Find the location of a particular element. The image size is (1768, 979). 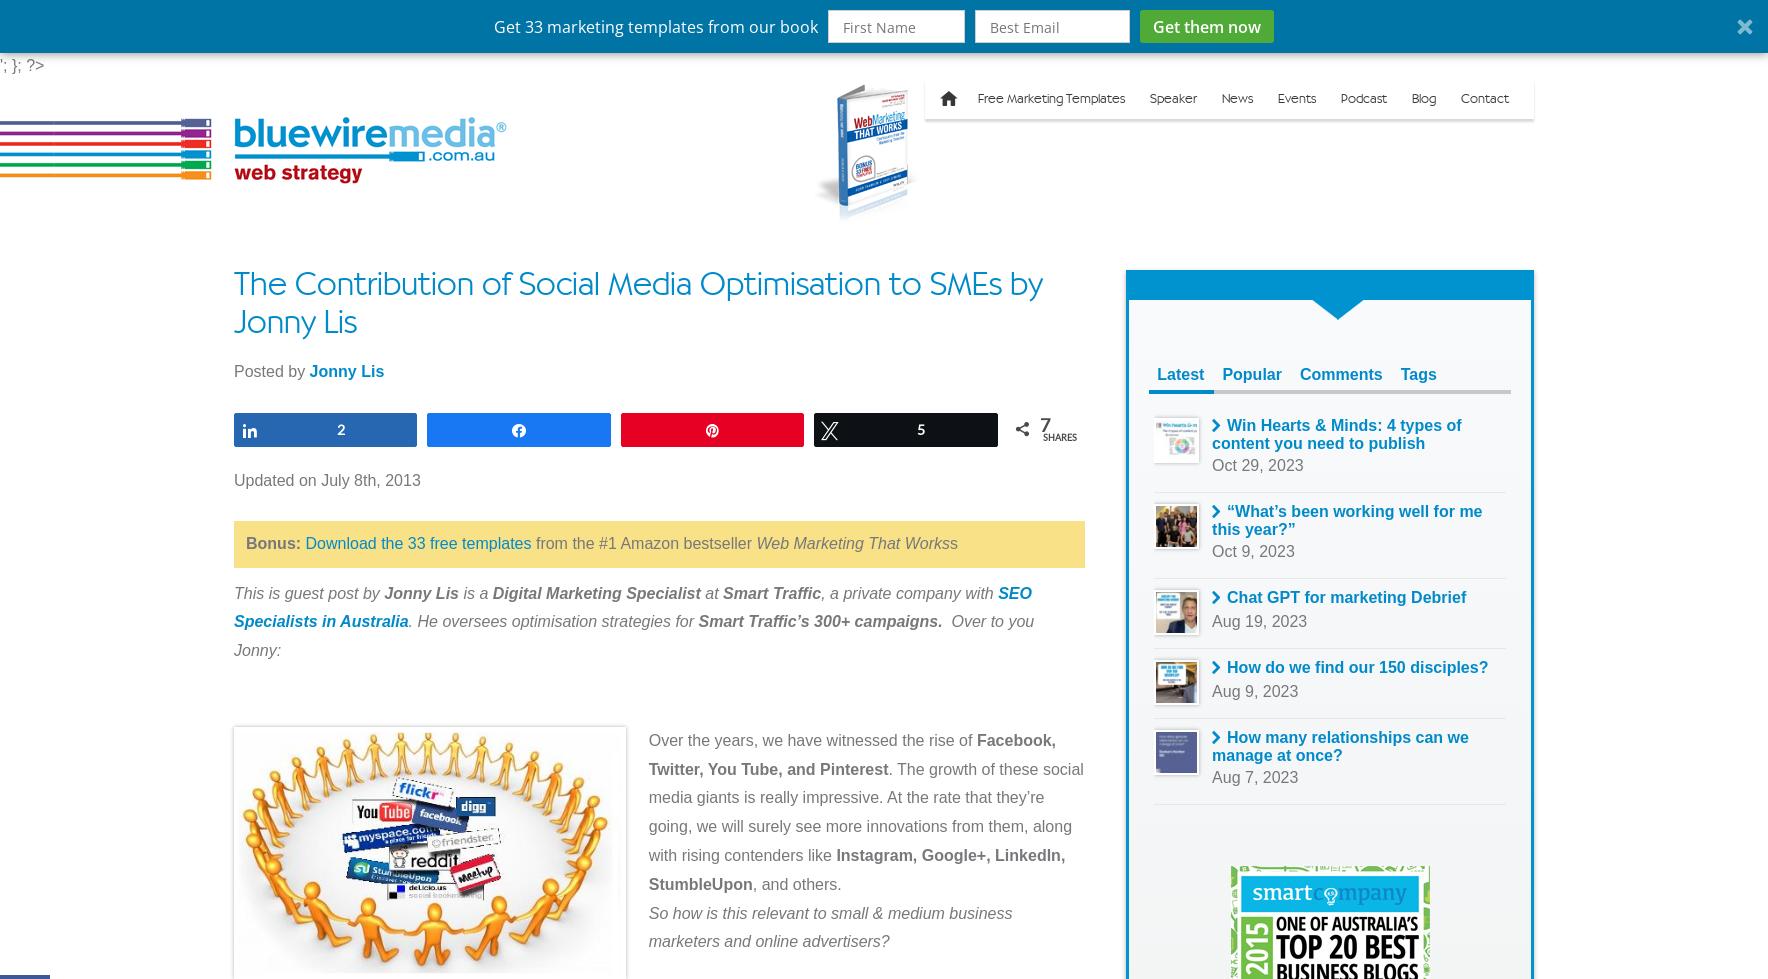

'Chat GPT for marketing Debrief' is located at coordinates (1345, 596).